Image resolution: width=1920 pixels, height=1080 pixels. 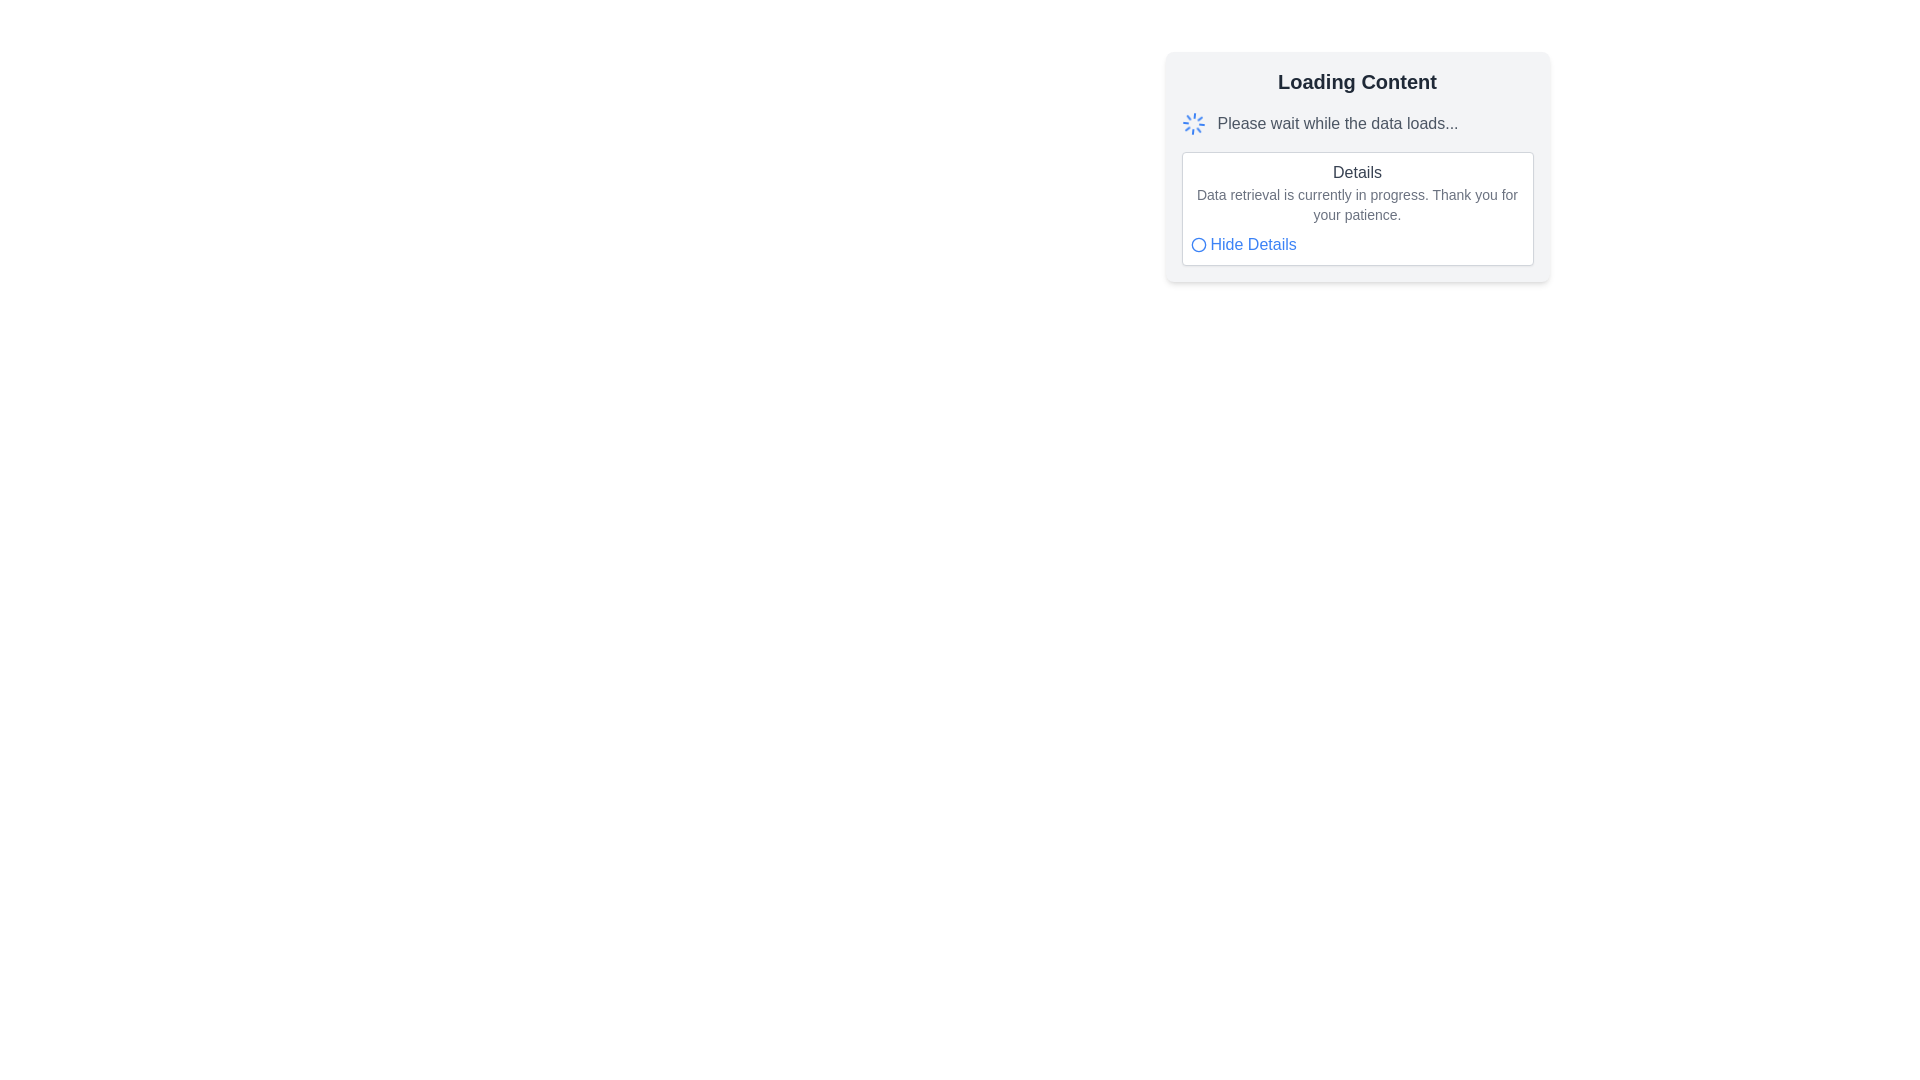 I want to click on the Circle icon with a thin border located close to the 'Hide Details' text link in the center of the dialog box under the 'Details' section, so click(x=1198, y=244).